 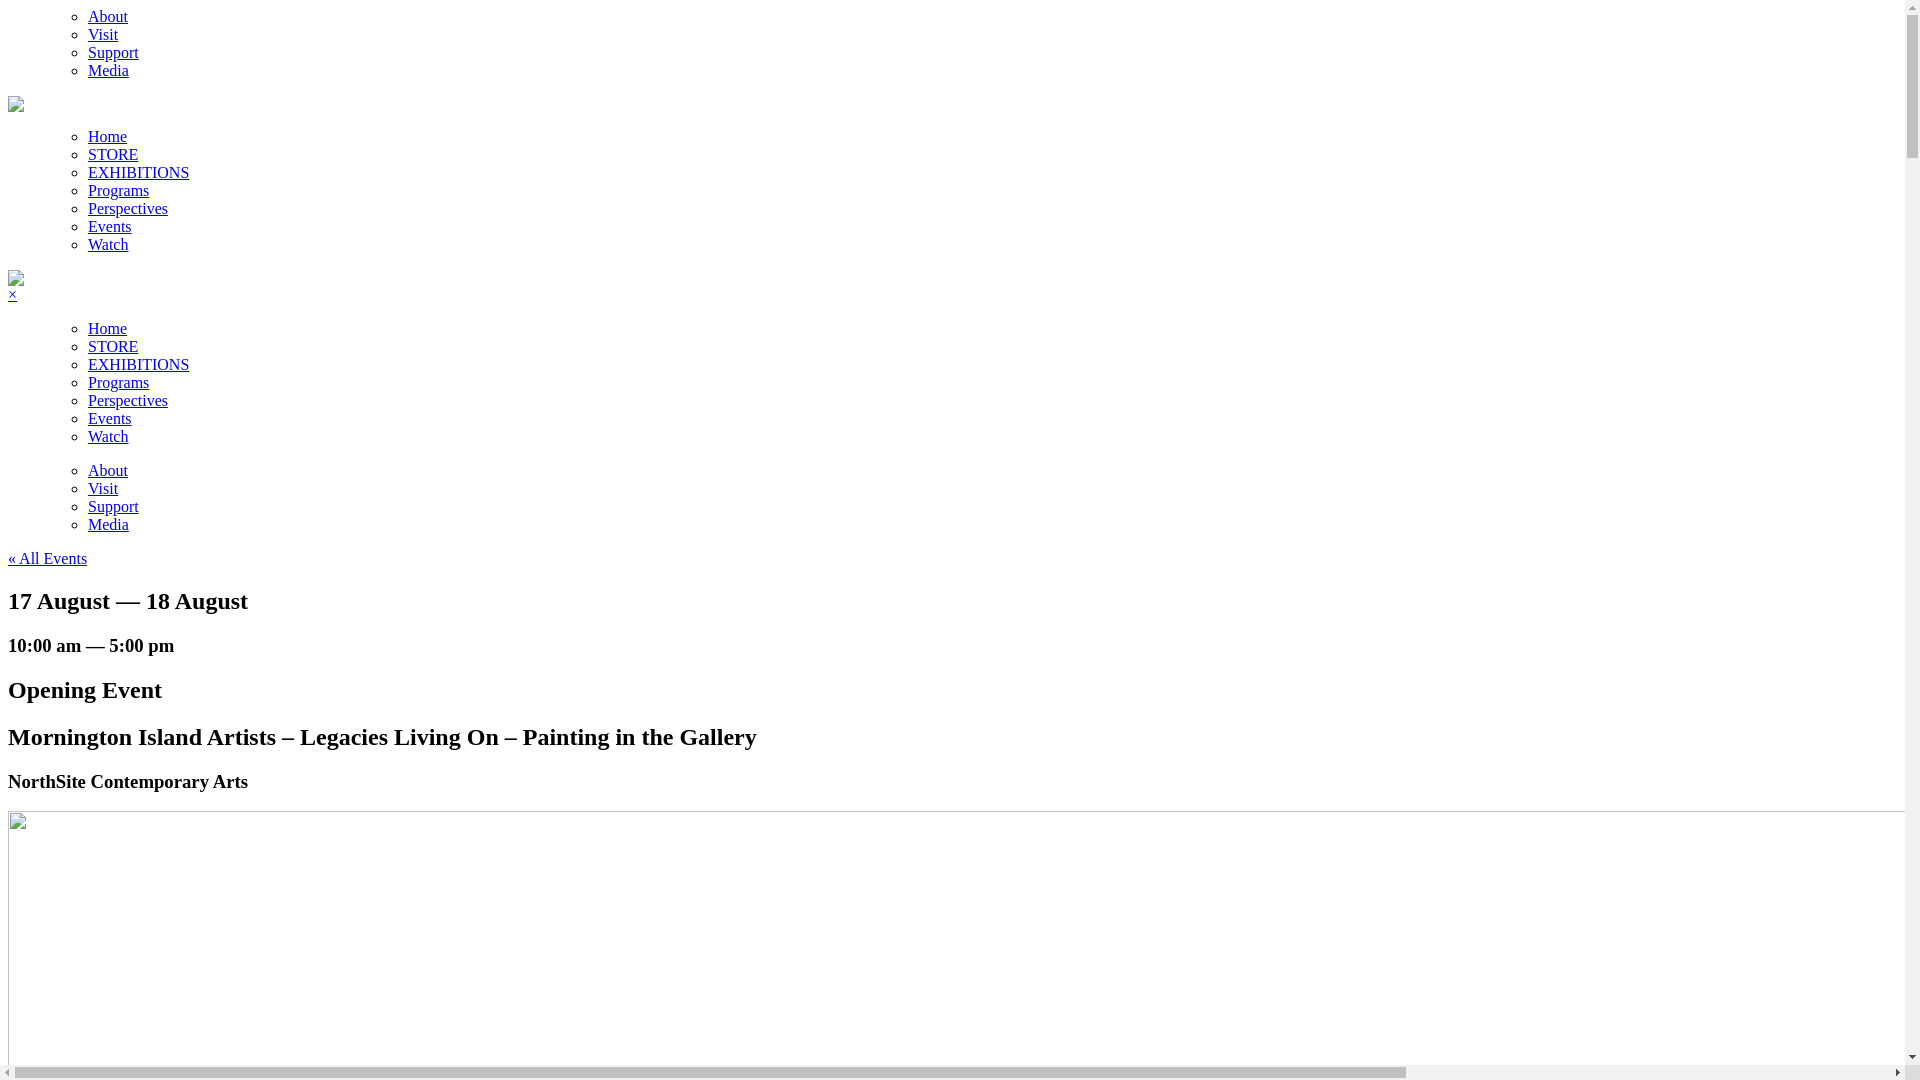 What do you see at coordinates (106, 470) in the screenshot?
I see `'About'` at bounding box center [106, 470].